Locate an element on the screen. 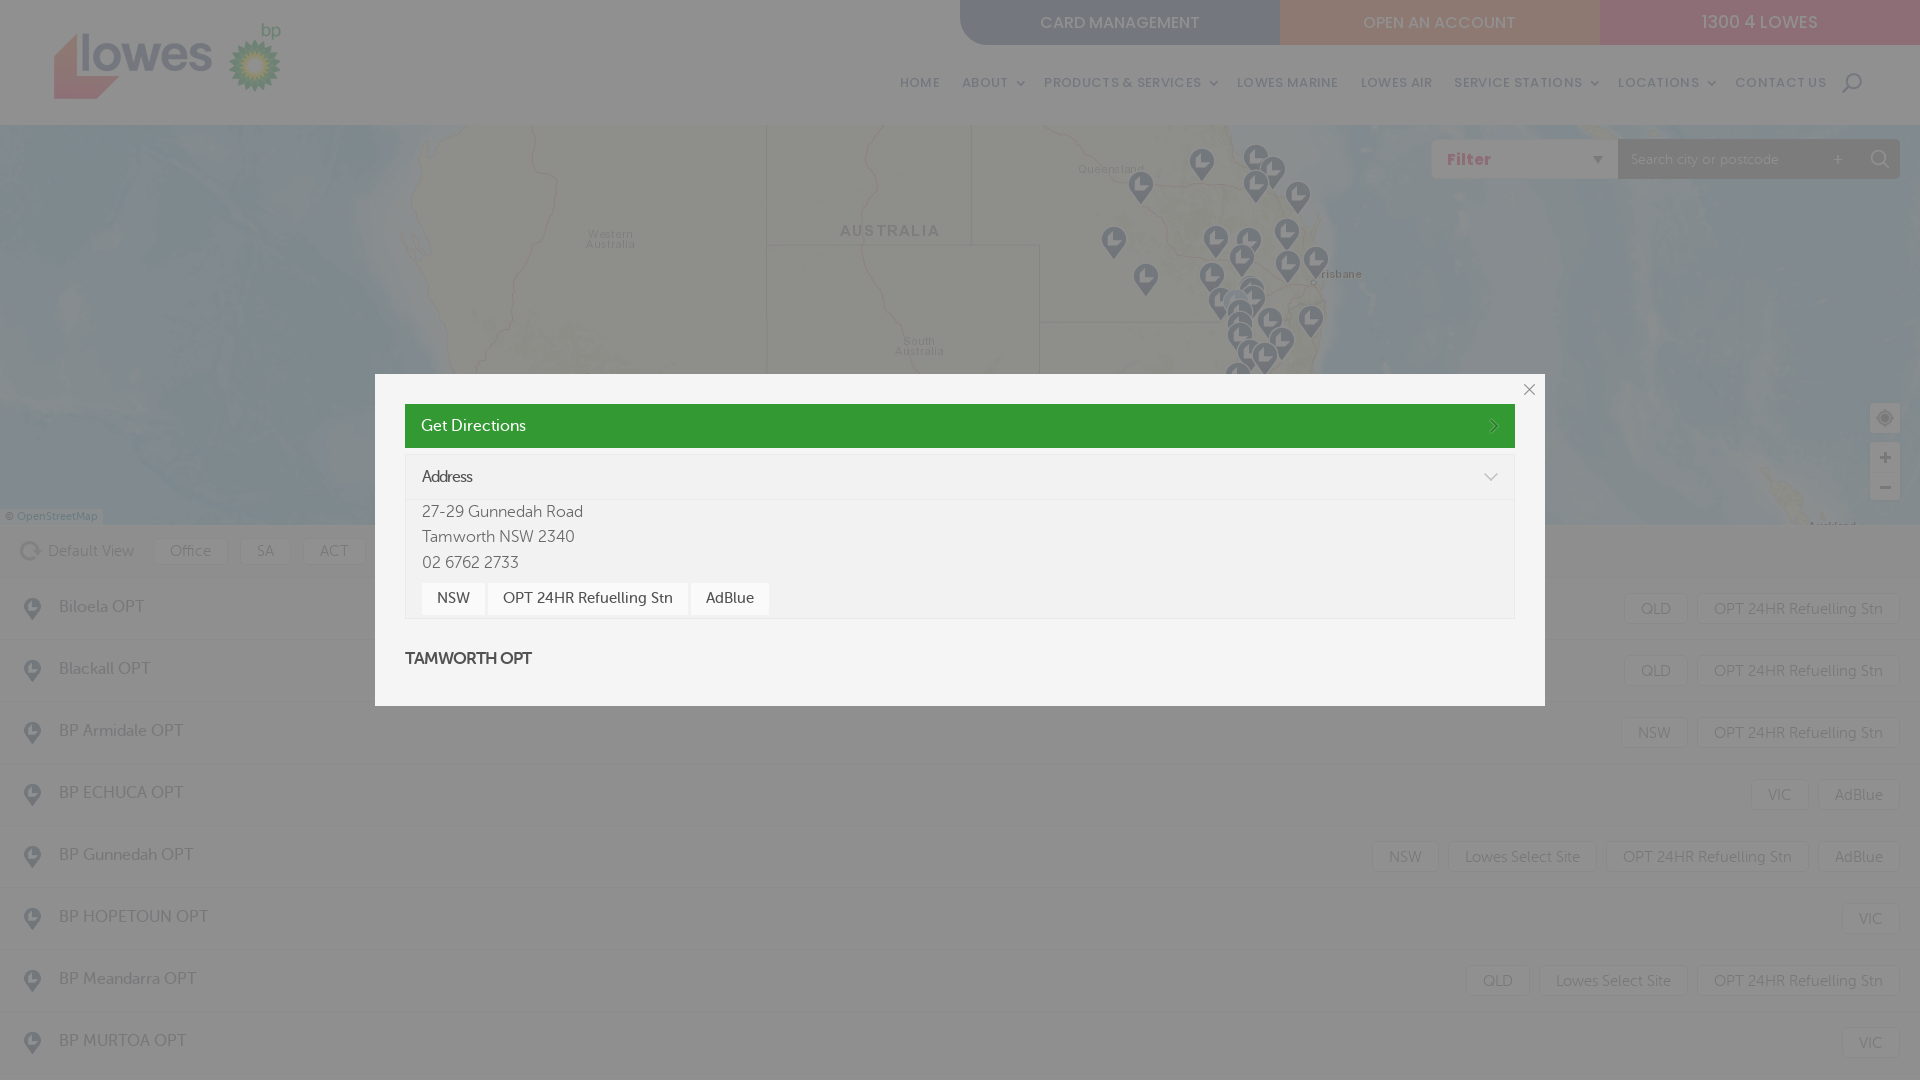 Image resolution: width=1920 pixels, height=1080 pixels. 'Lowes Select Site' is located at coordinates (1521, 855).